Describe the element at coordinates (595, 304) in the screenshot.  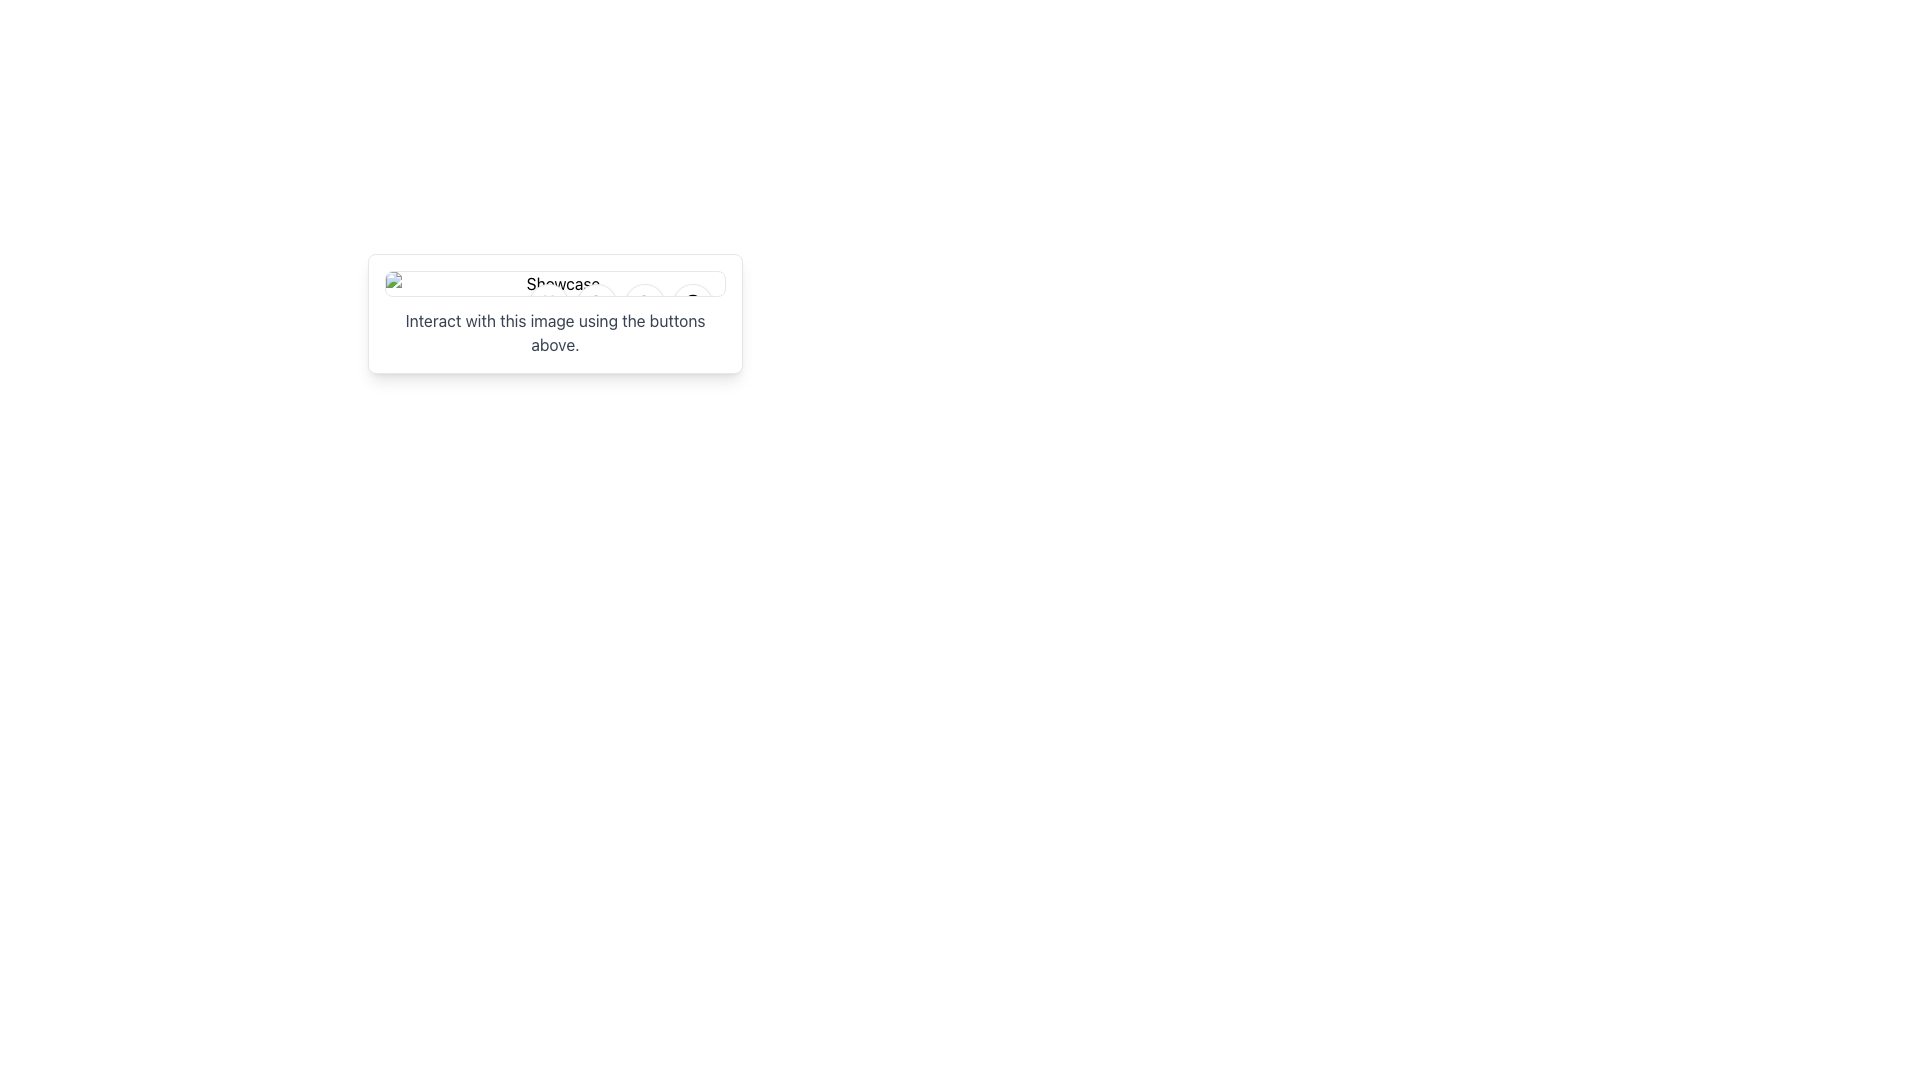
I see `the zoom-in icon located at the center of the circular button in the horizontal toolbar at the top of the interface` at that location.